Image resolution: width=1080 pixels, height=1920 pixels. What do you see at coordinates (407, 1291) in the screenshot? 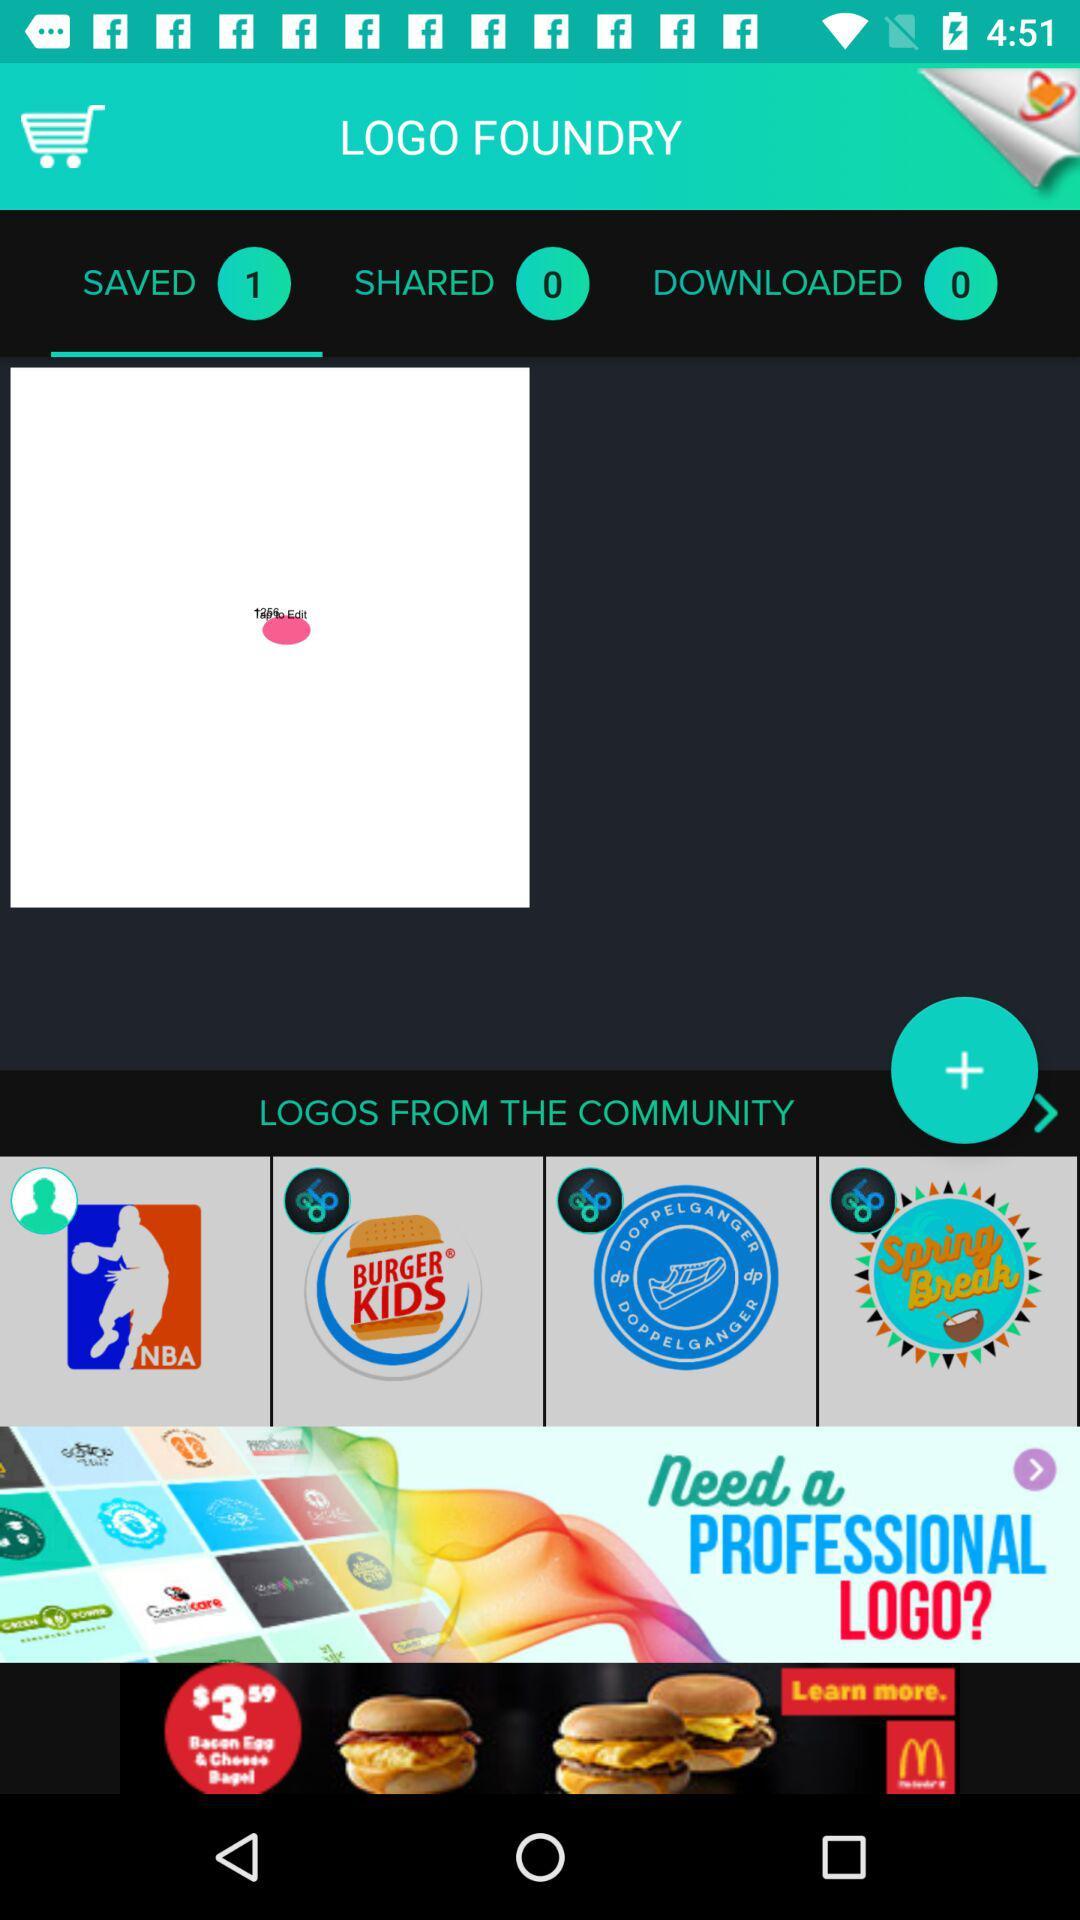
I see `the image burger kids` at bounding box center [407, 1291].